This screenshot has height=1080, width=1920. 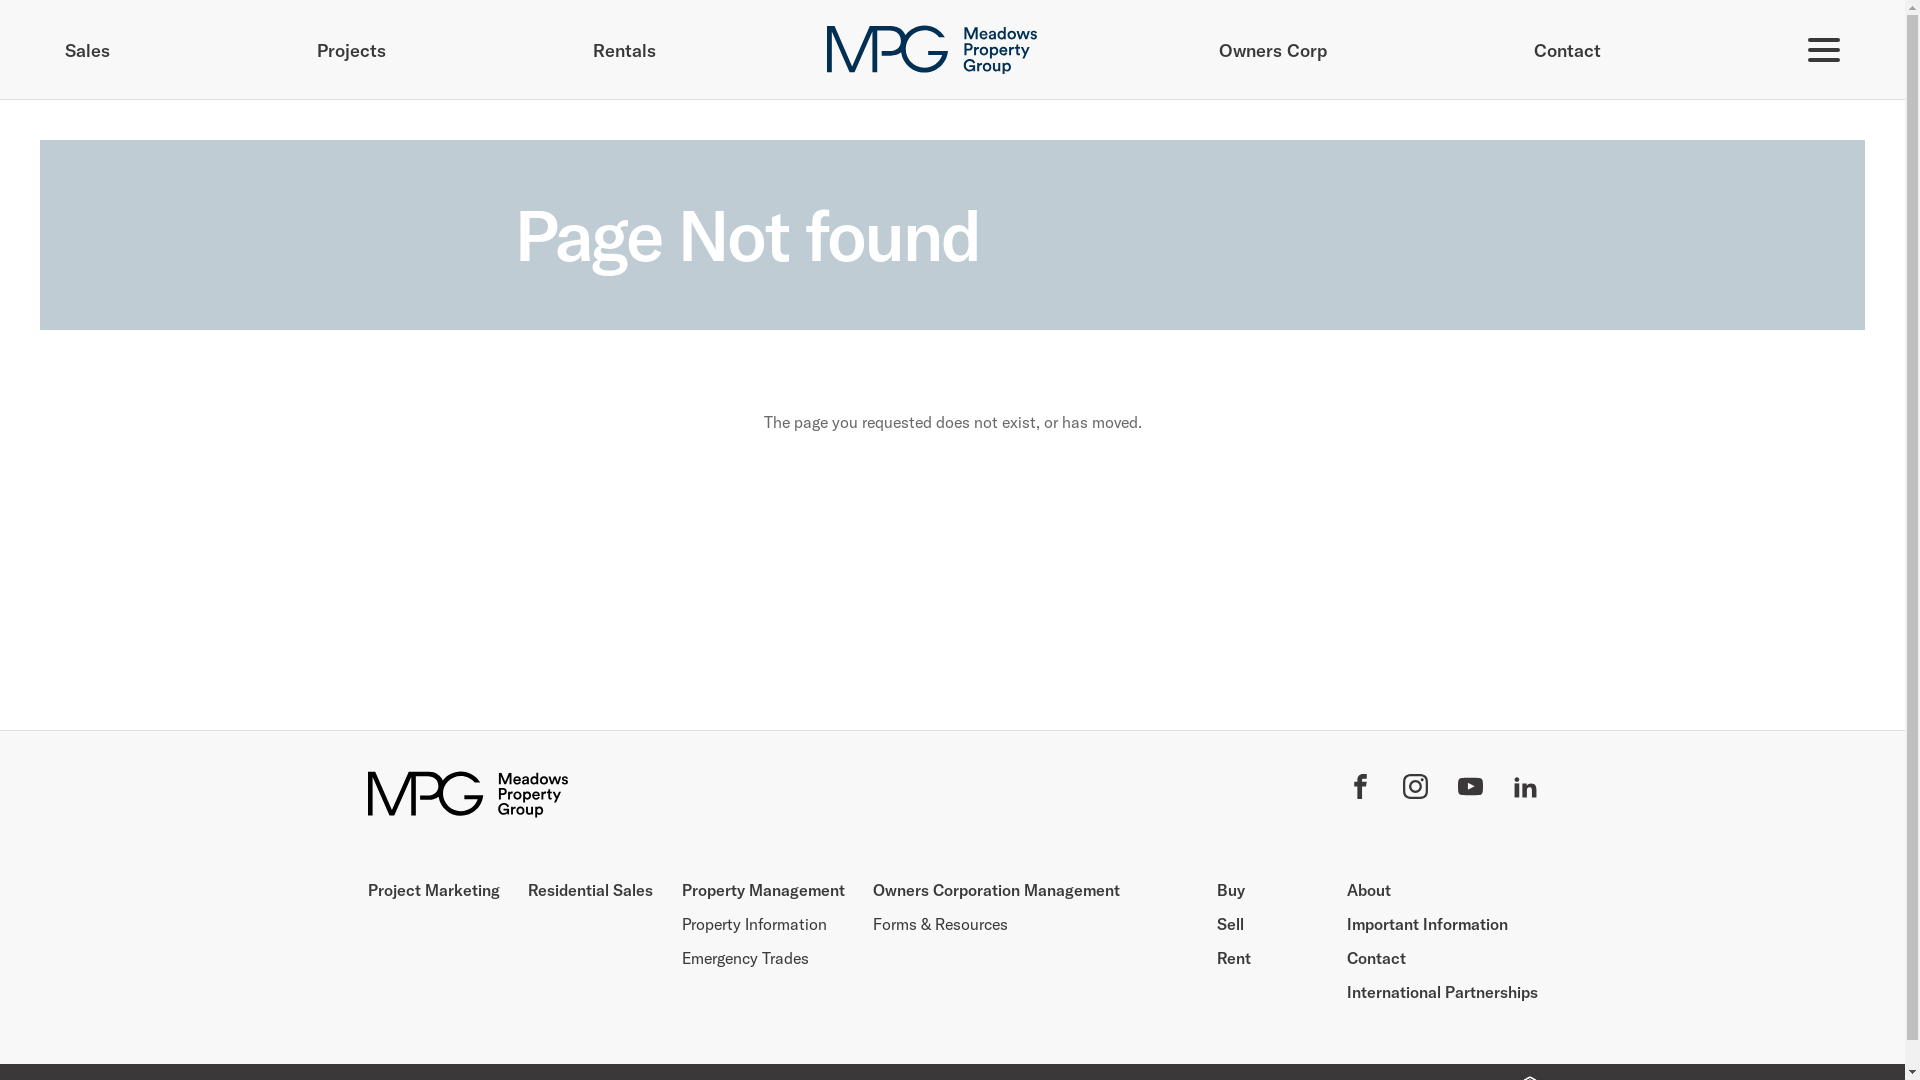 What do you see at coordinates (1523, 788) in the screenshot?
I see `'linkedin'` at bounding box center [1523, 788].